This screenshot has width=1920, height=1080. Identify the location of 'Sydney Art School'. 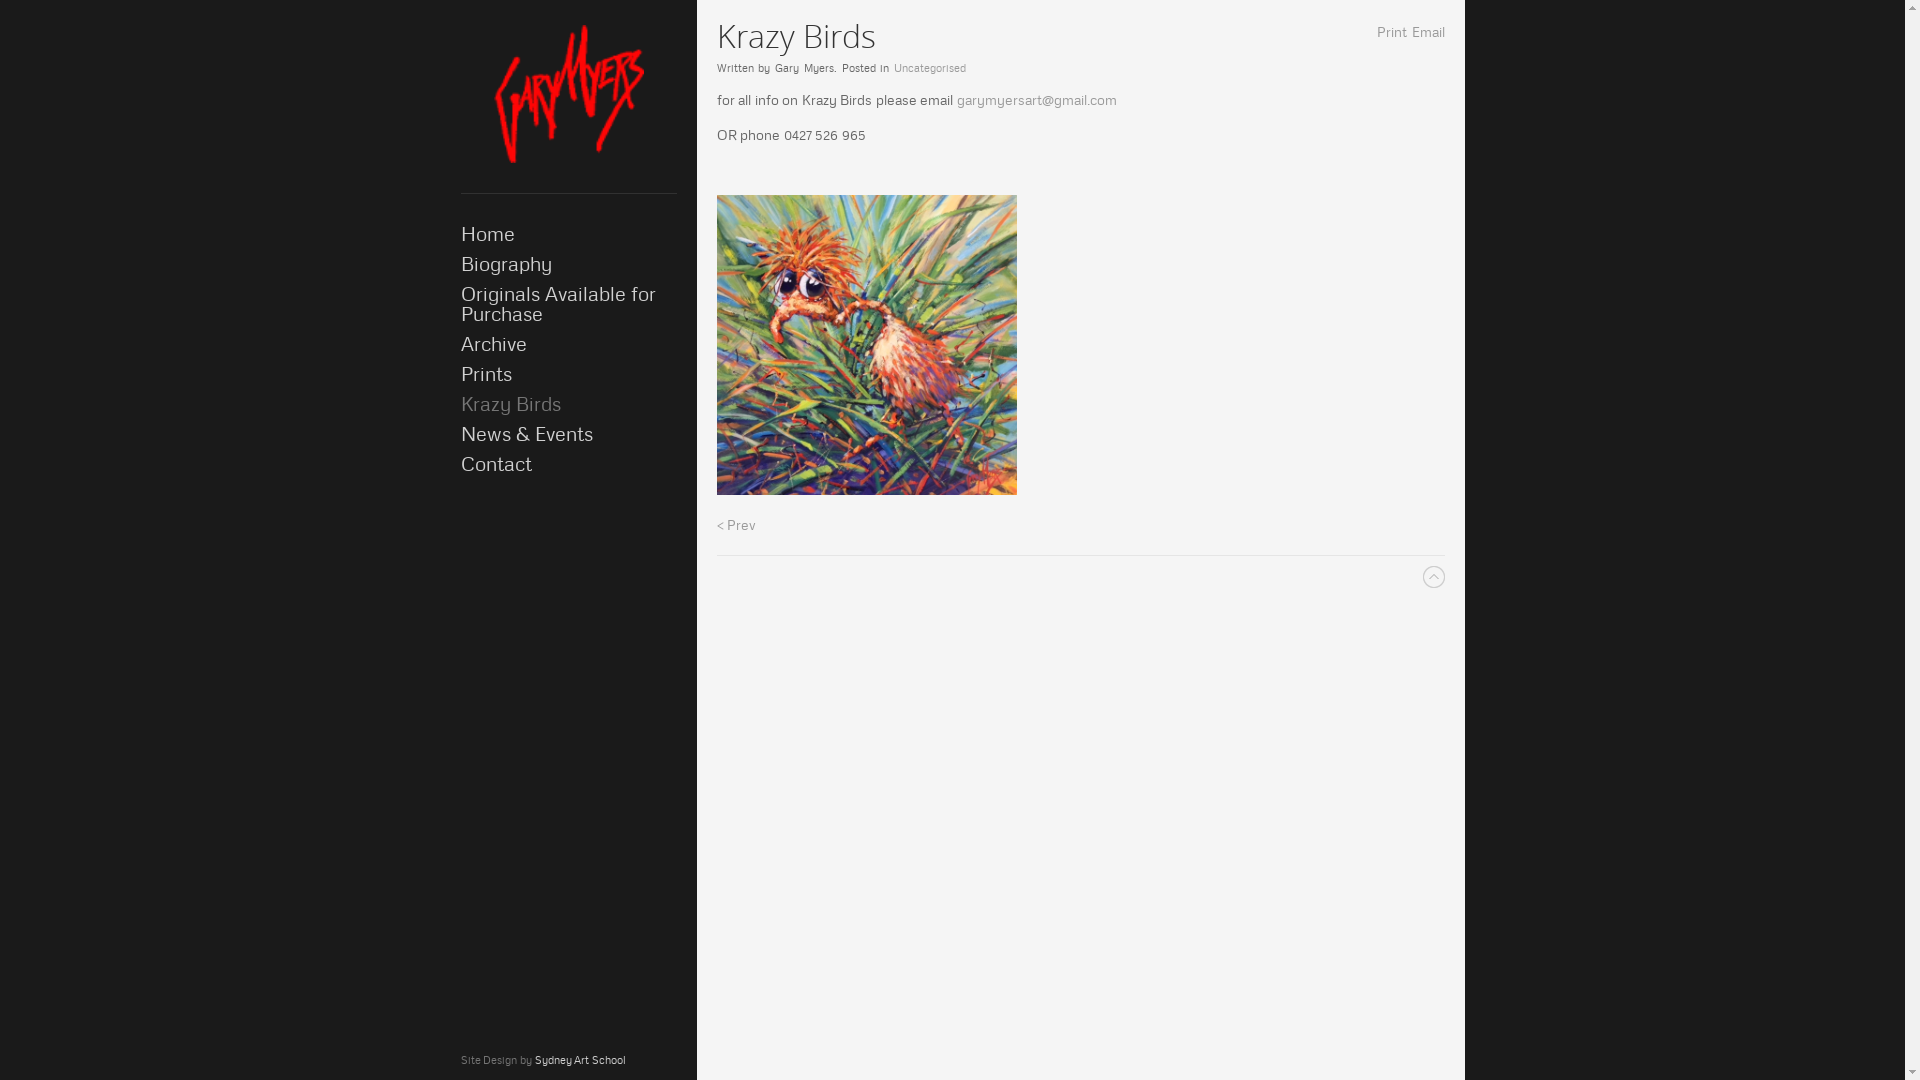
(579, 1059).